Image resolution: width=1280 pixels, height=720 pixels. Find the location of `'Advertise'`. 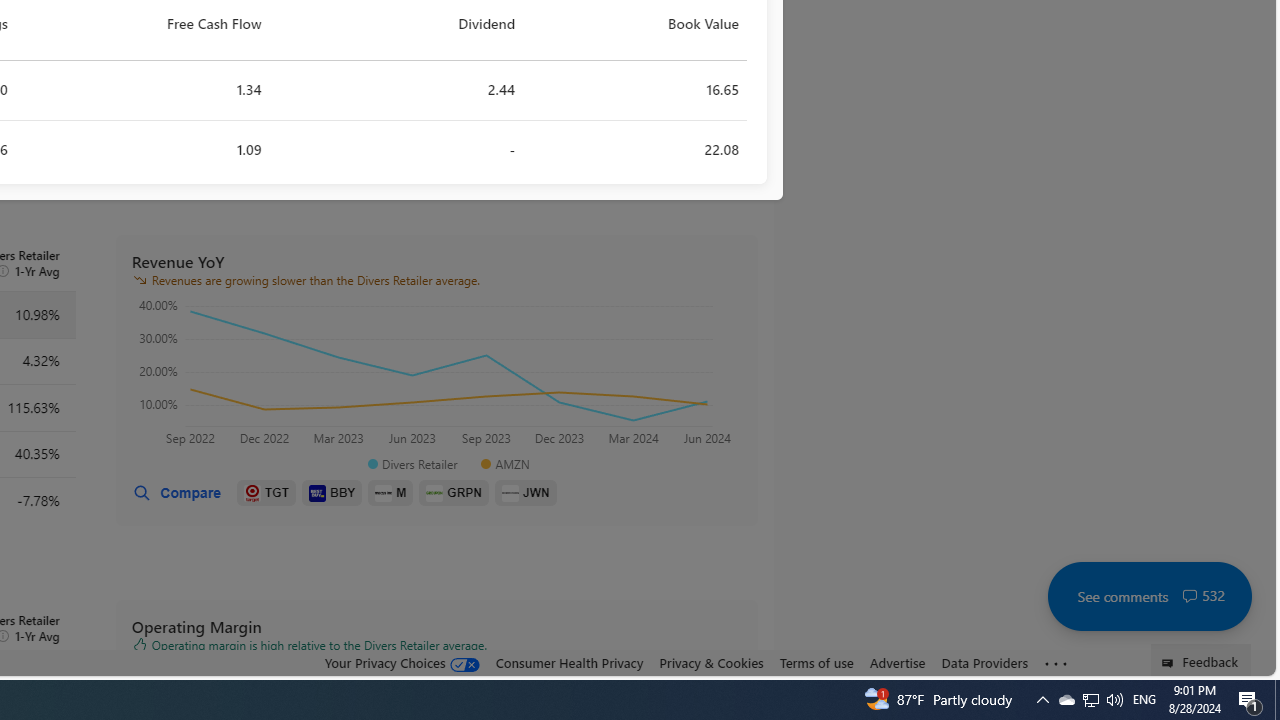

'Advertise' is located at coordinates (896, 662).